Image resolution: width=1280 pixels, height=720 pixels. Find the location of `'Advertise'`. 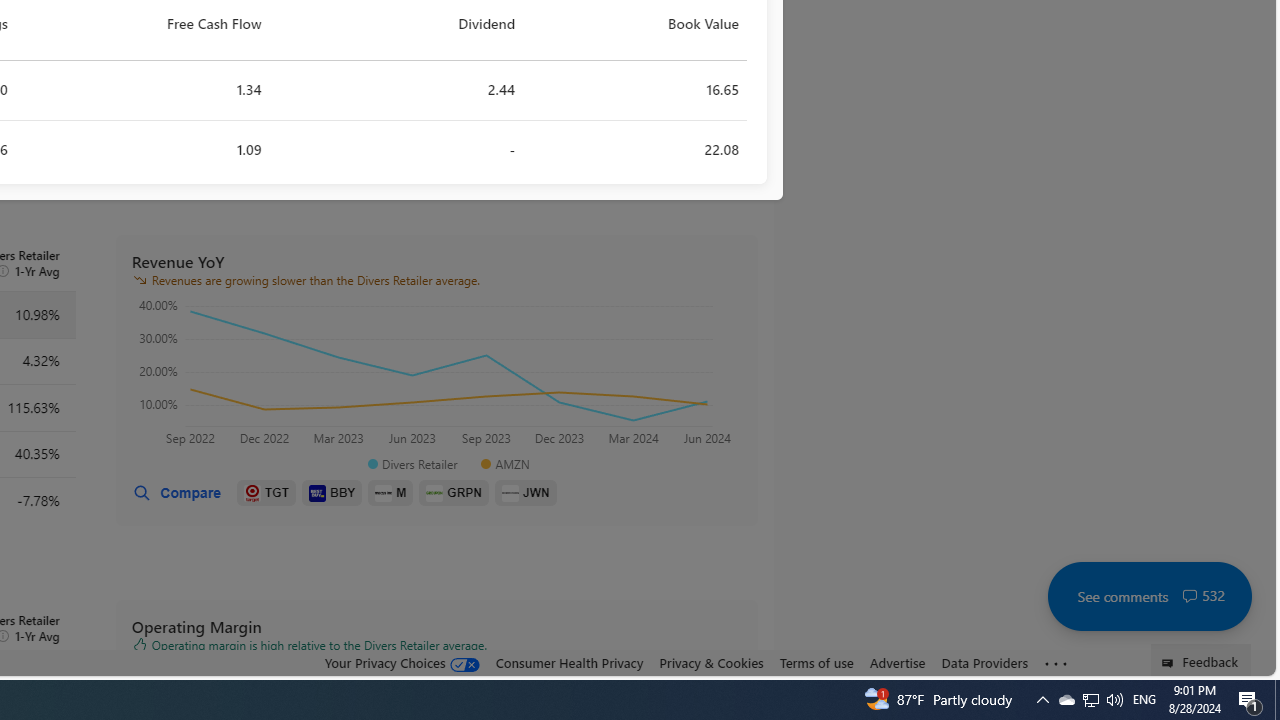

'Advertise' is located at coordinates (896, 662).